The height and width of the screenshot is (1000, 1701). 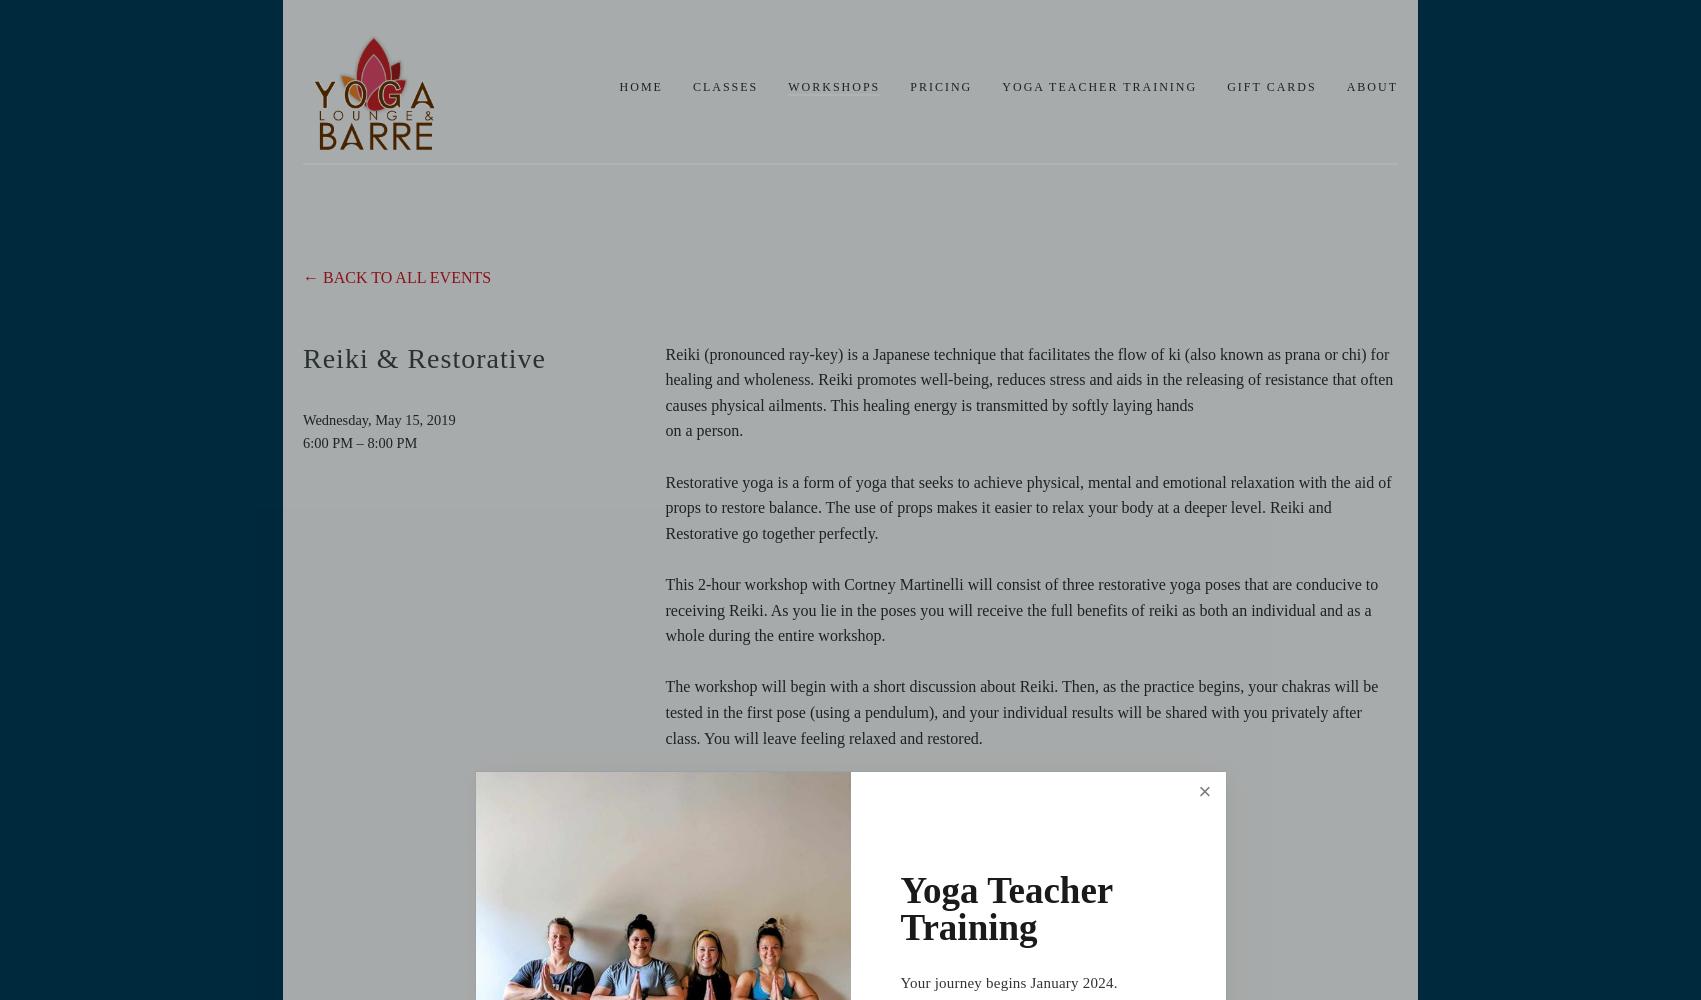 What do you see at coordinates (675, 788) in the screenshot?
I see `'$25'` at bounding box center [675, 788].